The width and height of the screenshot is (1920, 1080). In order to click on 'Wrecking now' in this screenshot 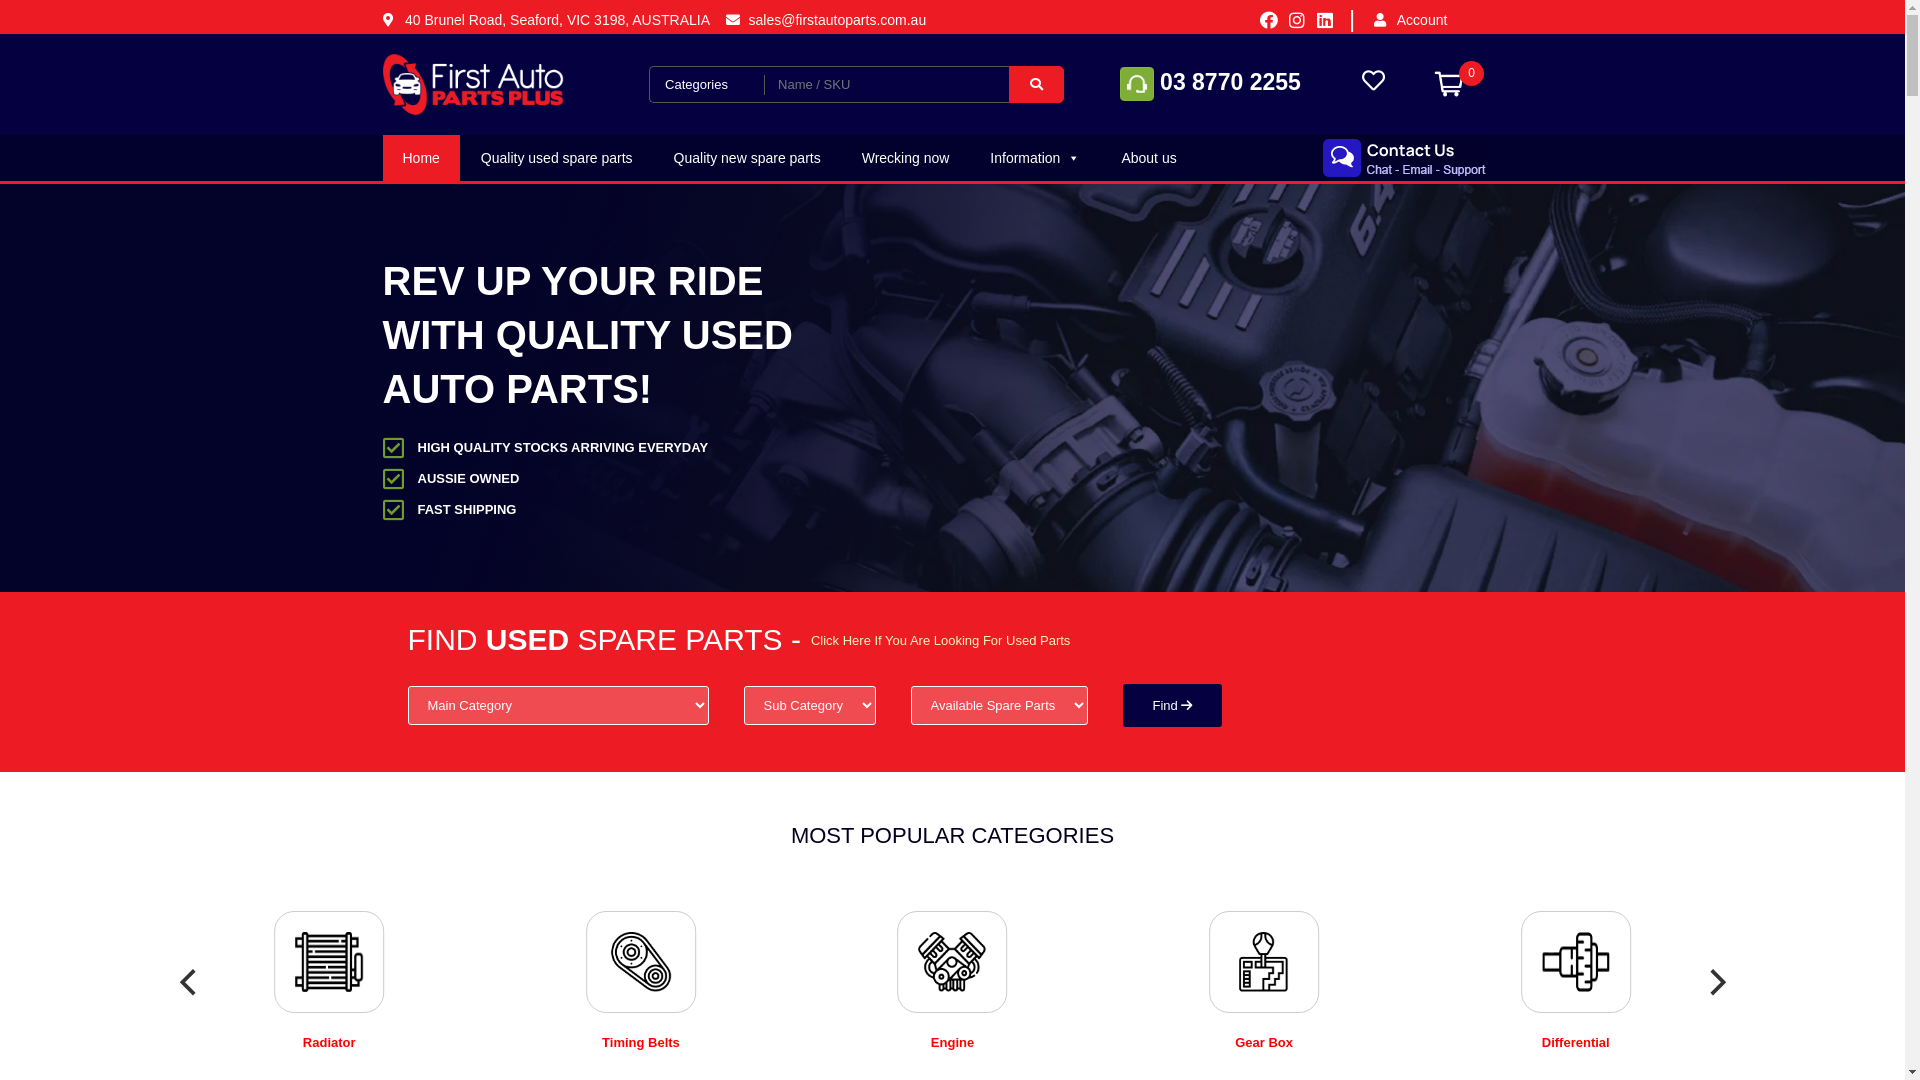, I will do `click(905, 157)`.